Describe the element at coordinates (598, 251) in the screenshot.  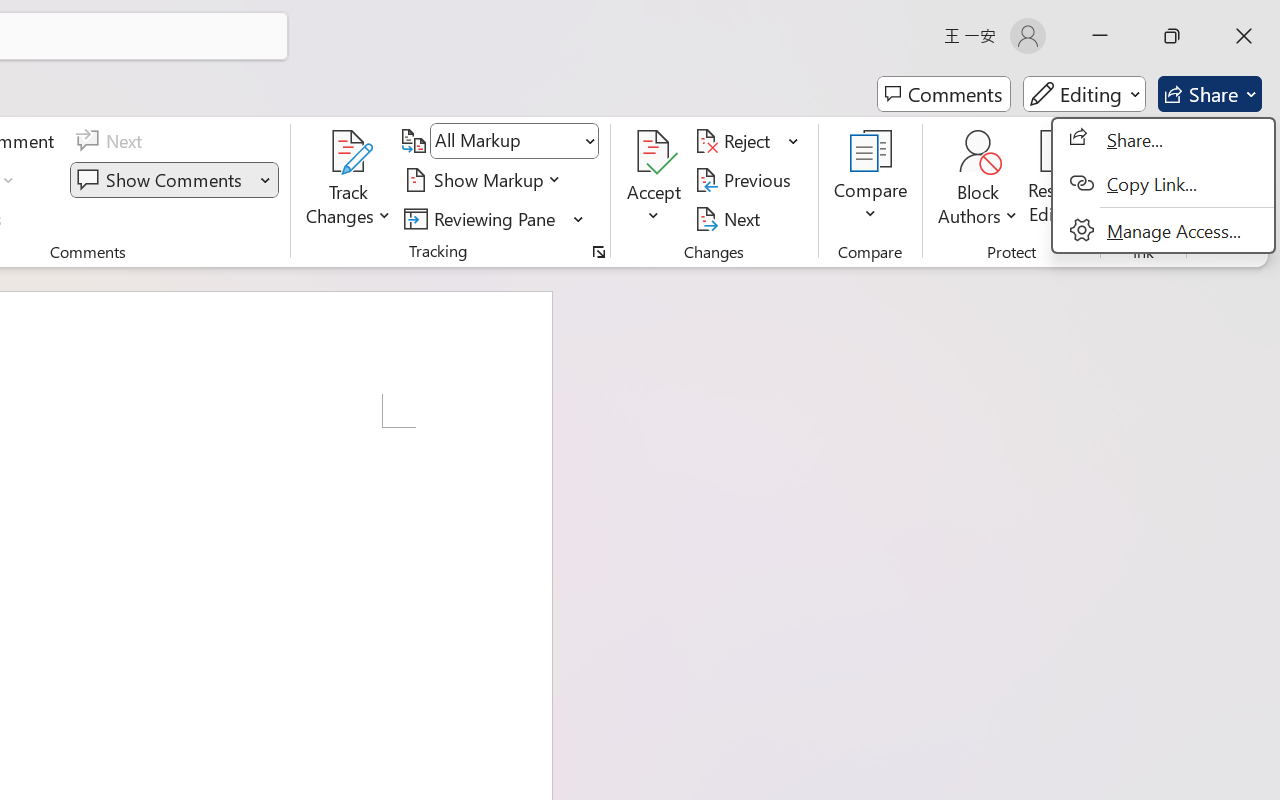
I see `'Change Tracking Options...'` at that location.